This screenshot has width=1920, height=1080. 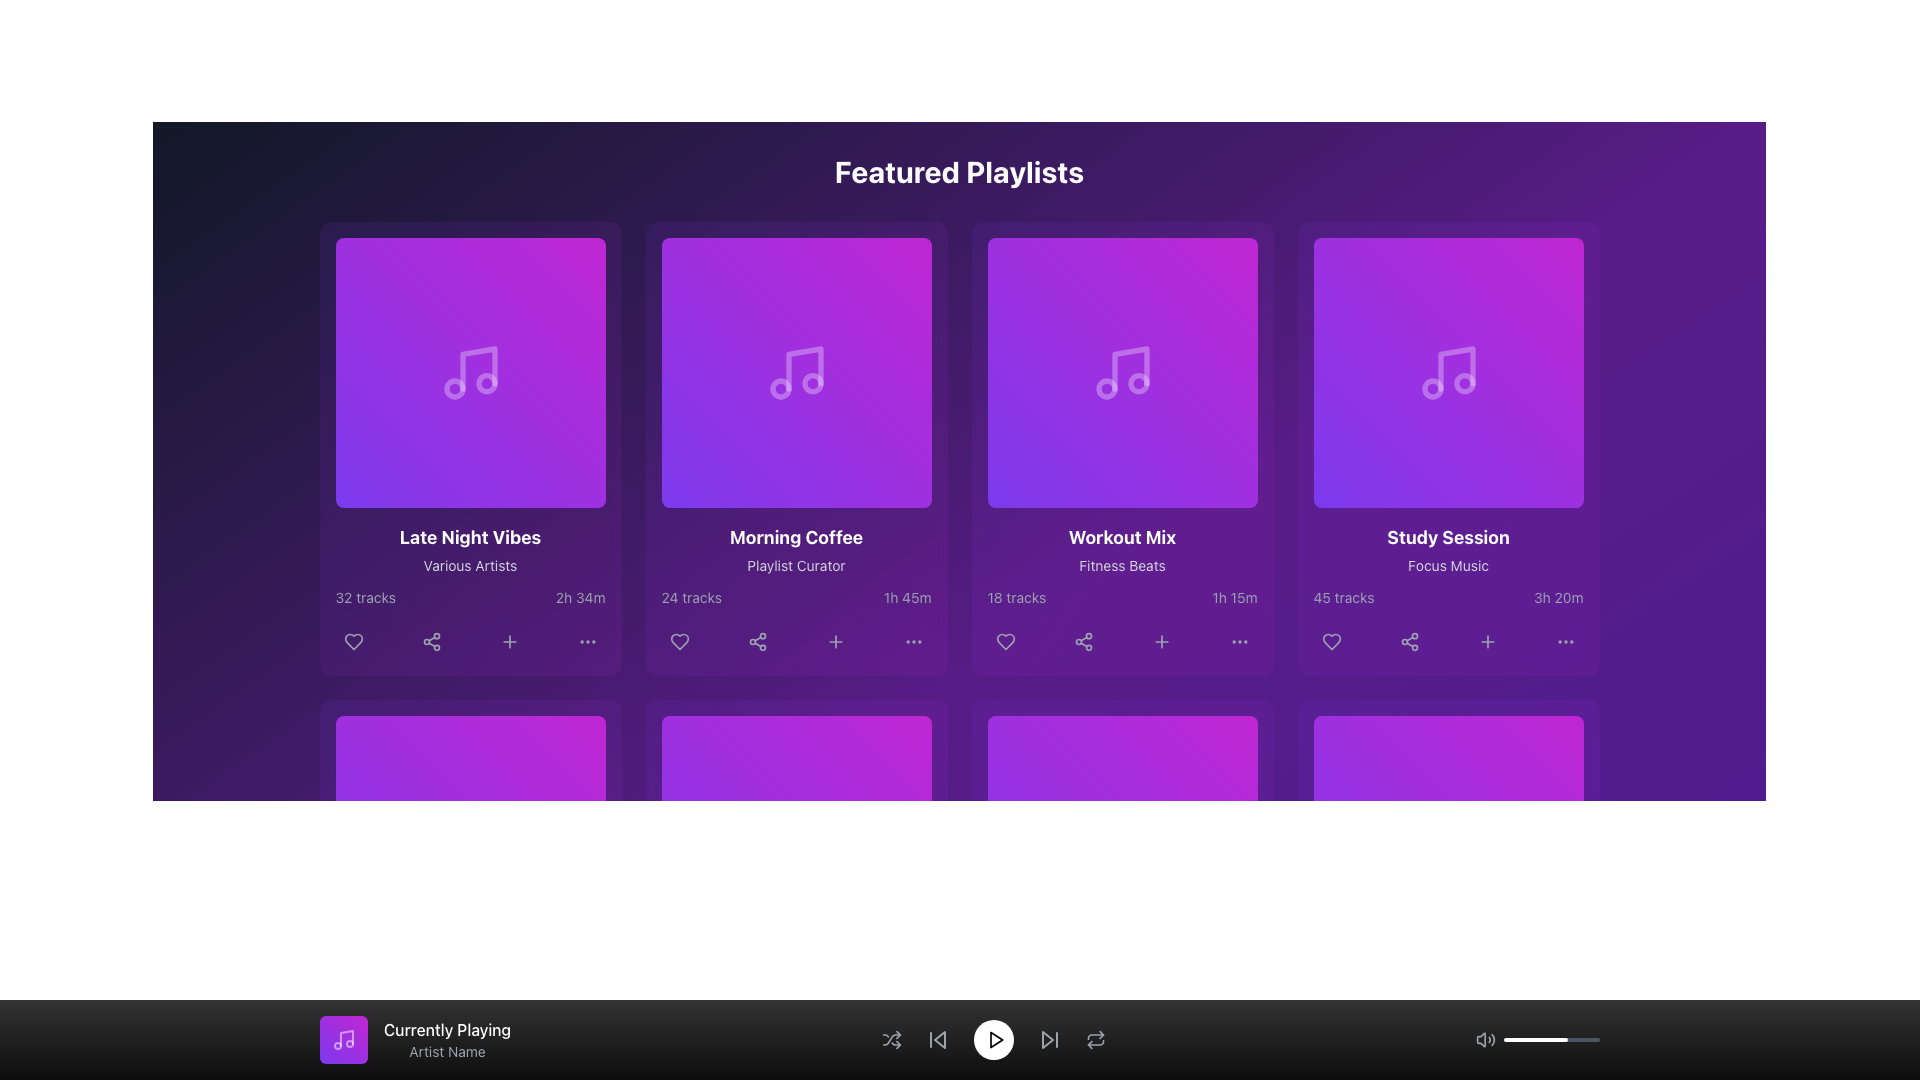 What do you see at coordinates (586, 641) in the screenshot?
I see `the ellipsis button located at the rightmost end of the row of functionalities below the 'Late Night Vibes' playlist card` at bounding box center [586, 641].